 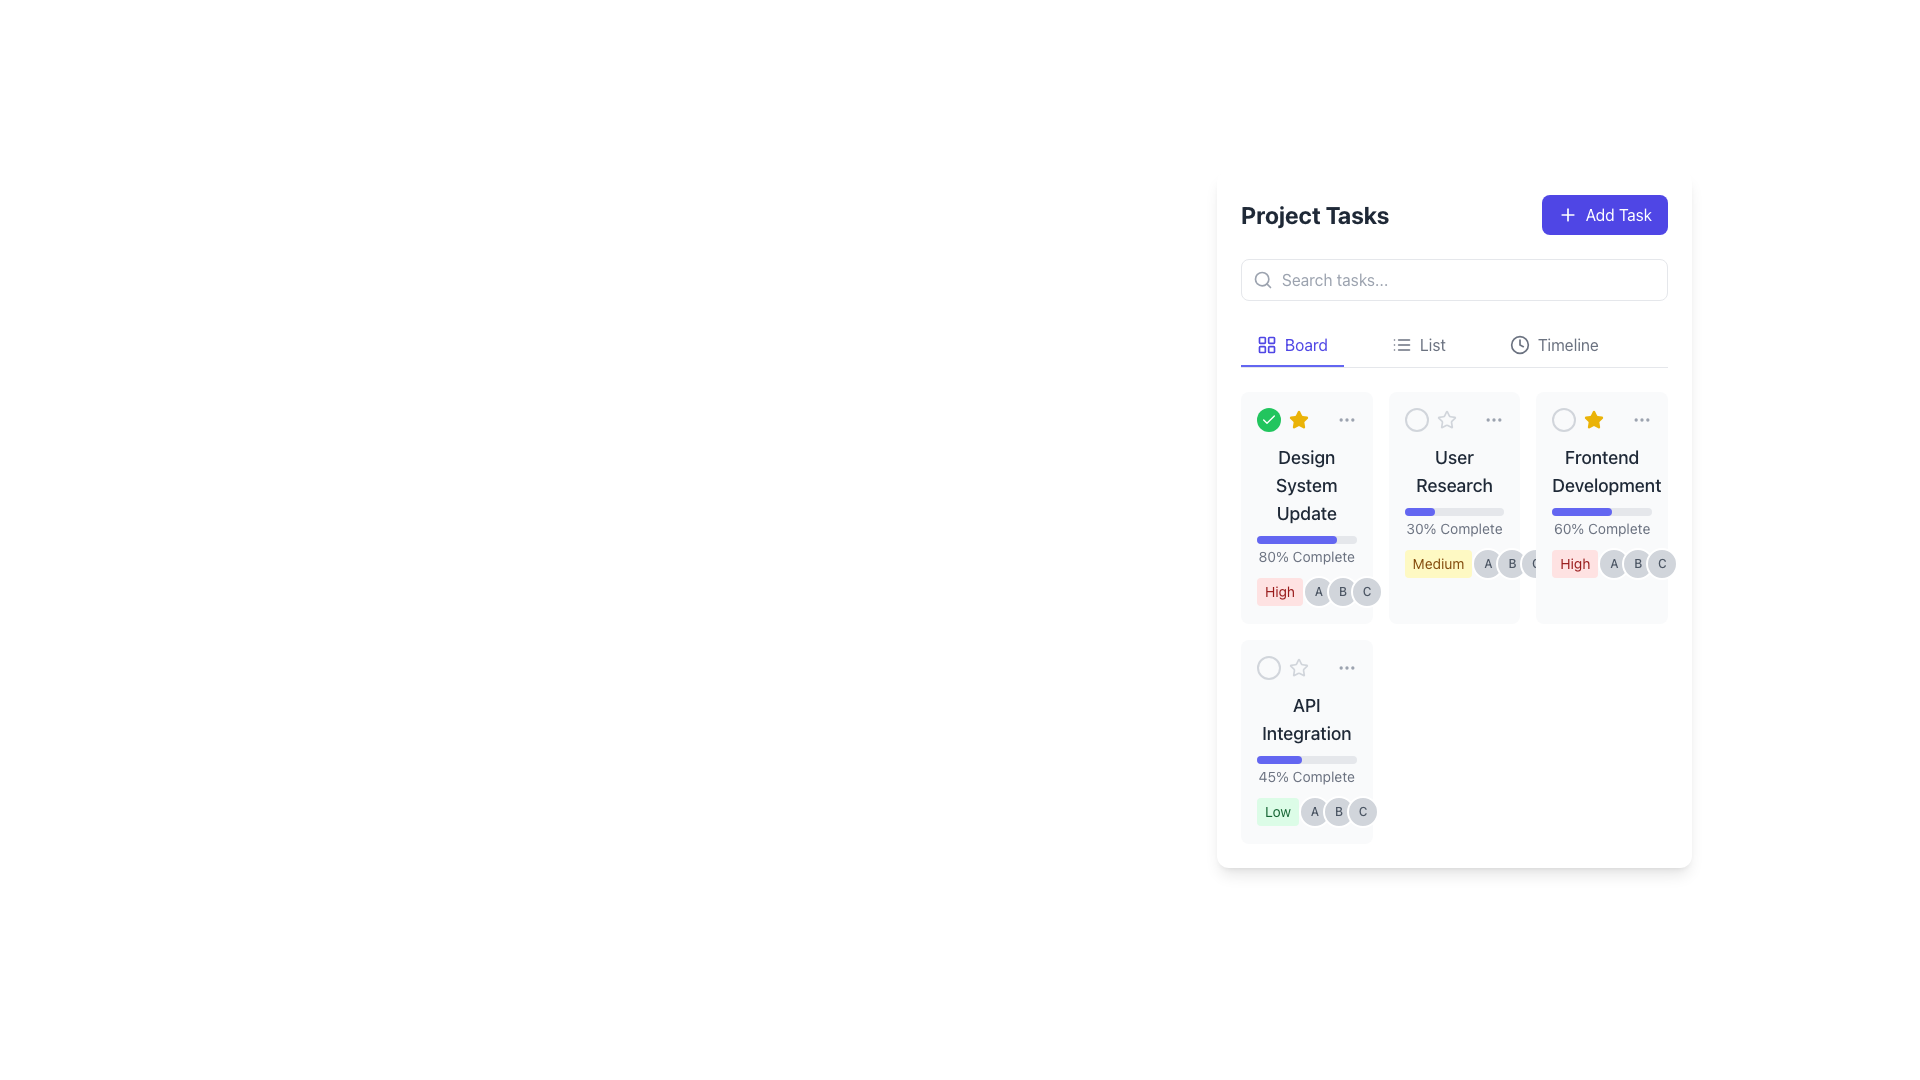 I want to click on the magnifying glass icon located to the far left of the search input field, which visually indicates the functionality of the adjacent text input area, so click(x=1261, y=280).